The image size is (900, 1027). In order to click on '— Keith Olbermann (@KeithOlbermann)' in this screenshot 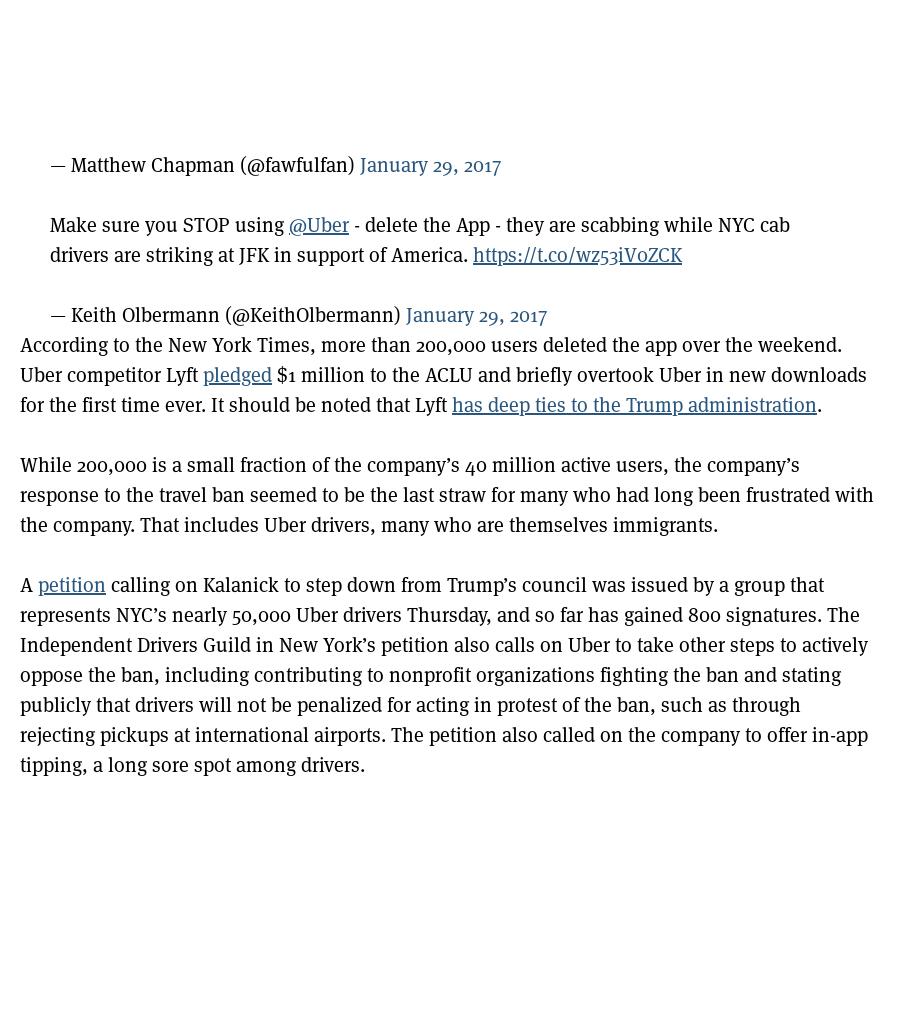, I will do `click(226, 313)`.